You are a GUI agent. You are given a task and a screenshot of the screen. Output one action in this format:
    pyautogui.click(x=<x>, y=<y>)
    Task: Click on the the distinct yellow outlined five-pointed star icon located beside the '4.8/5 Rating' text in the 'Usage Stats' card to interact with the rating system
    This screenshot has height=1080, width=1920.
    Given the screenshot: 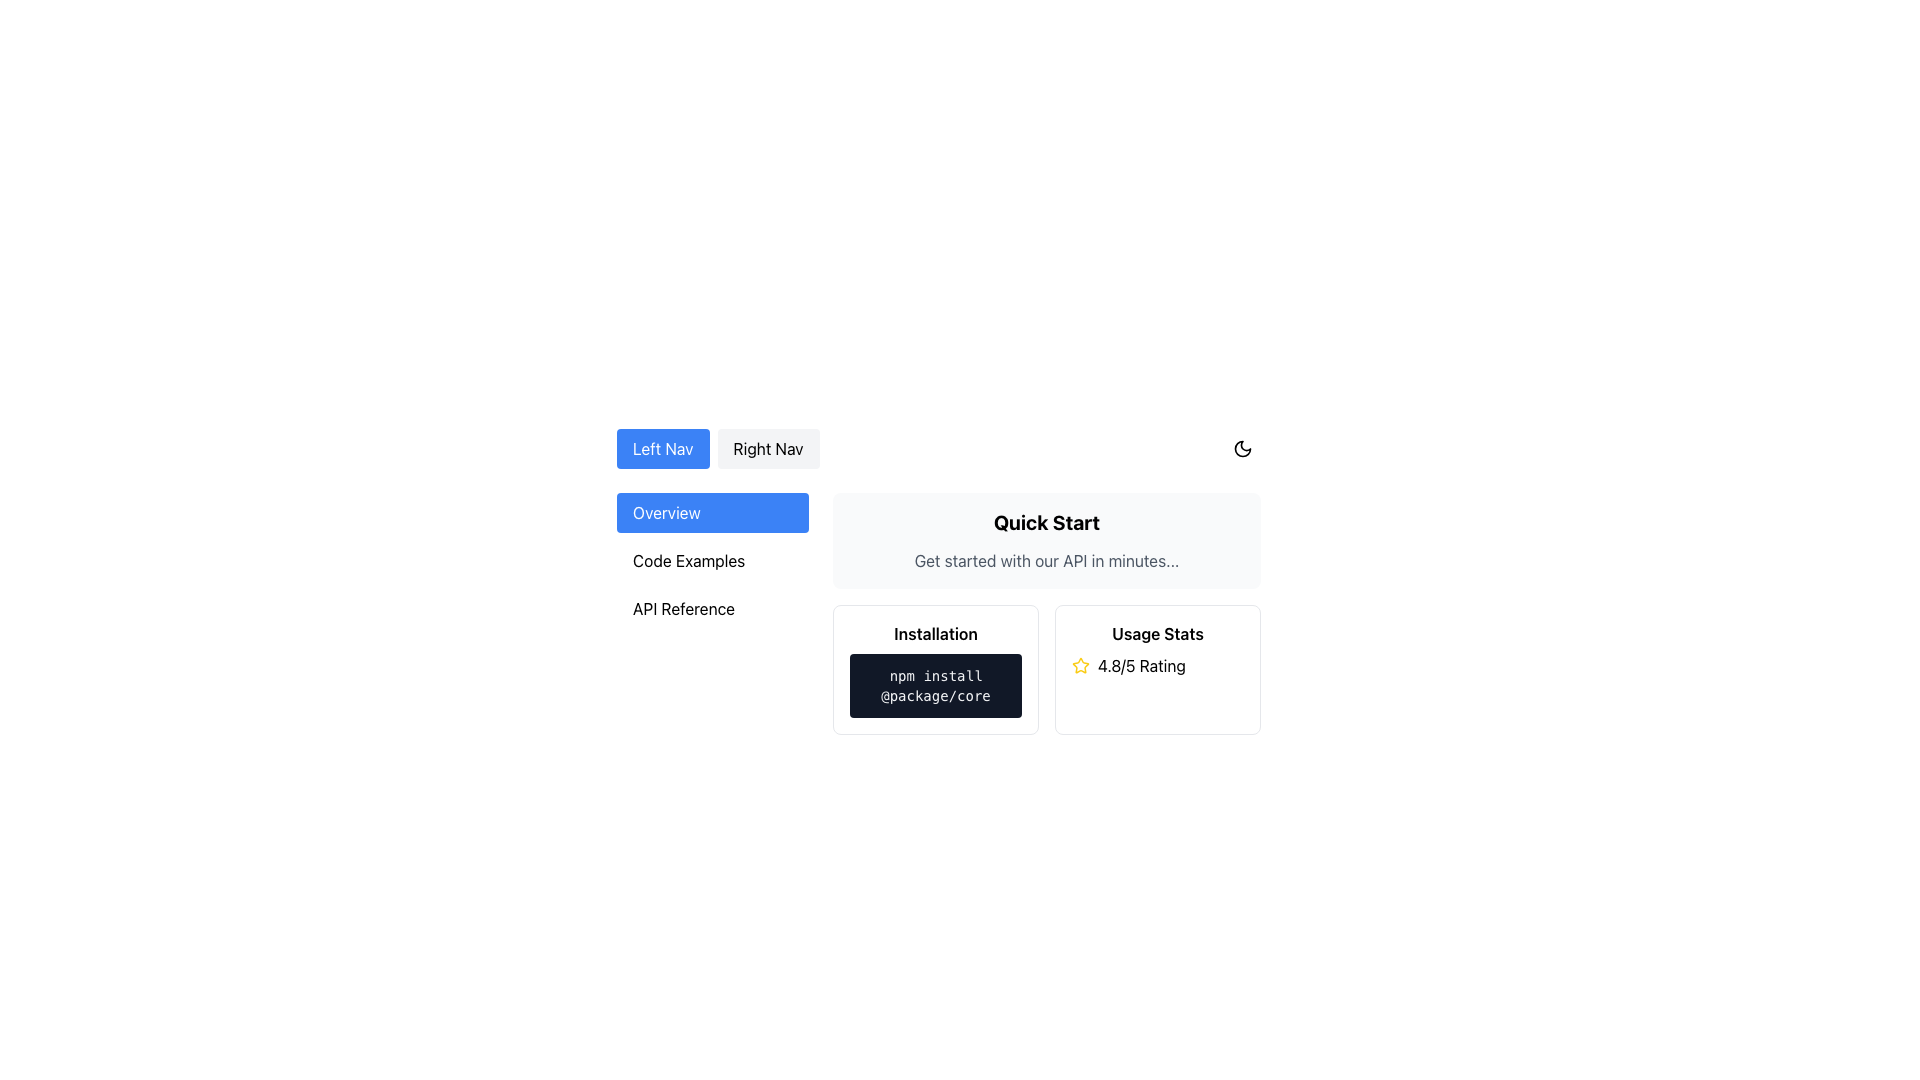 What is the action you would take?
    pyautogui.click(x=1079, y=664)
    